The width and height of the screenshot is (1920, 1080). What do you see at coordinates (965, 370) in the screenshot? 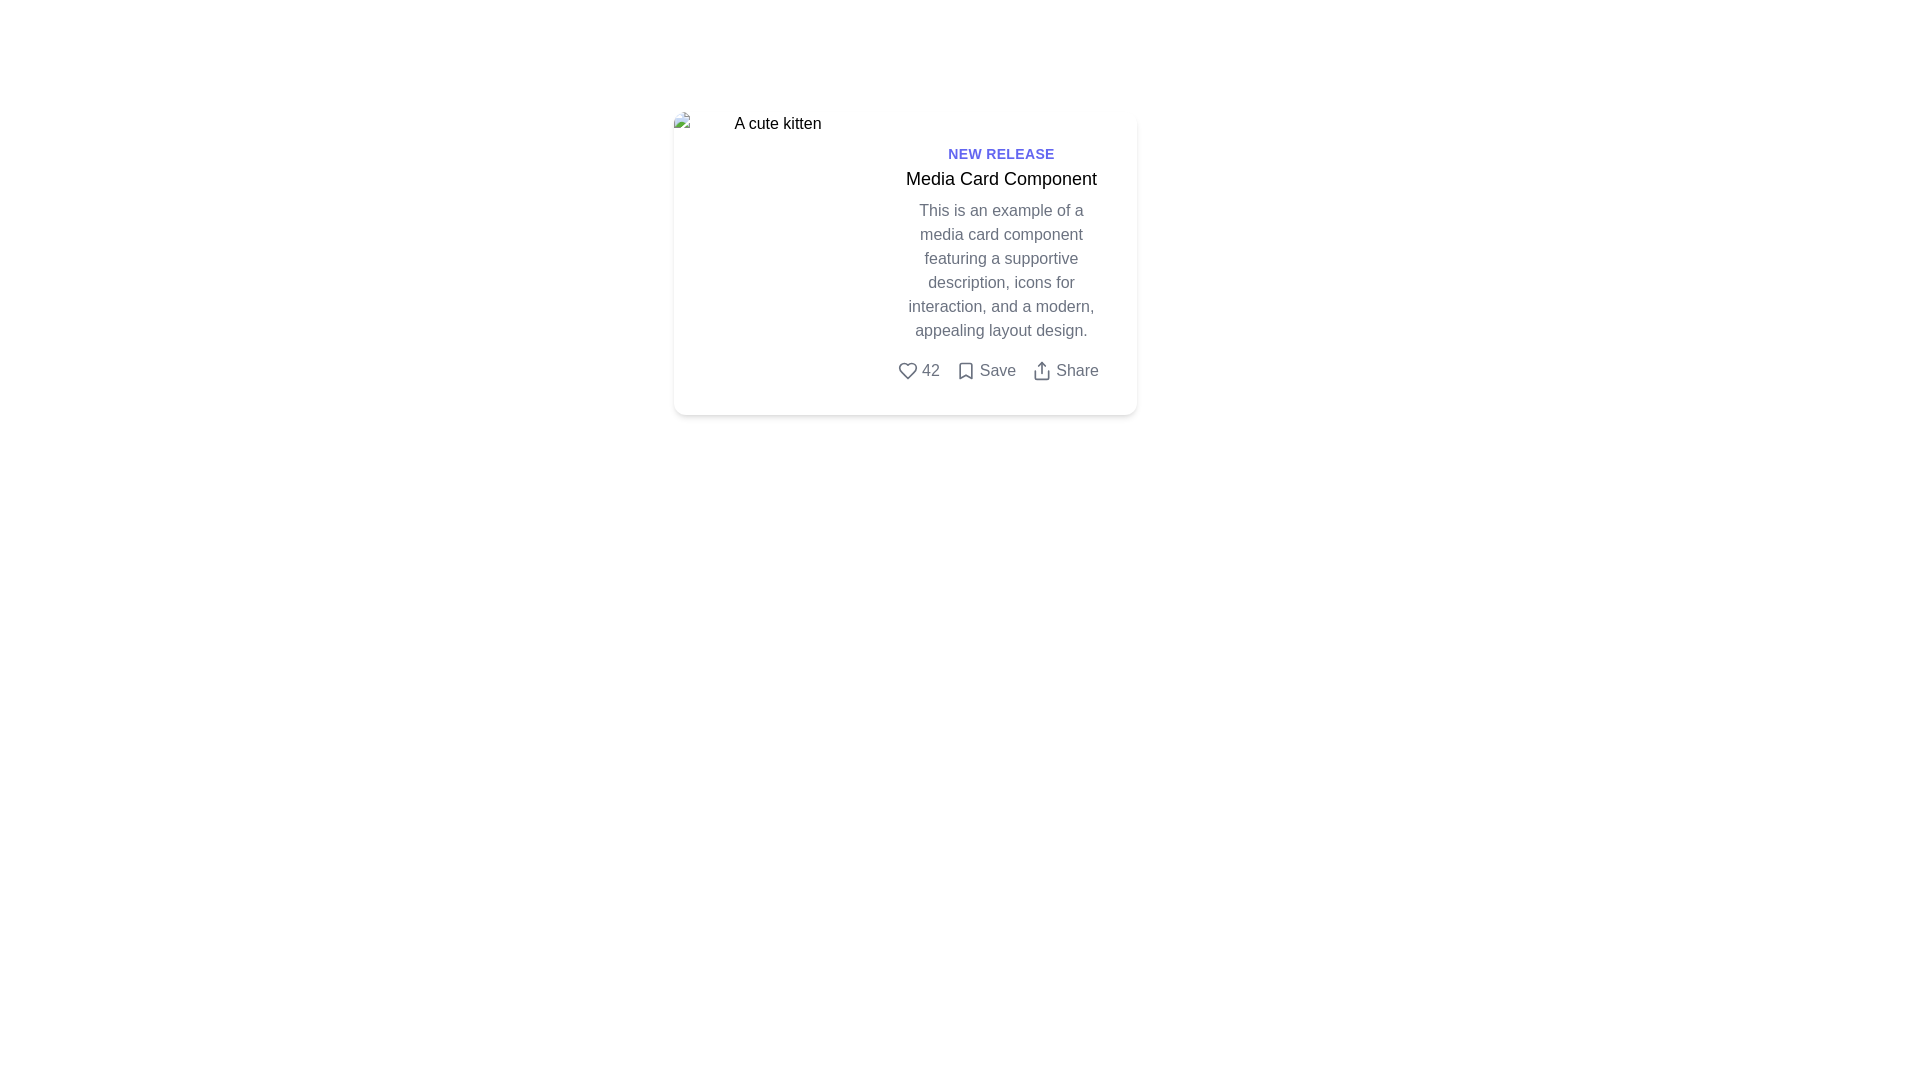
I see `the design of the bookmarking icon located to the left of the 'Save' text within a horizontally aligned group of elements in the lower-right section of the card layout` at bounding box center [965, 370].